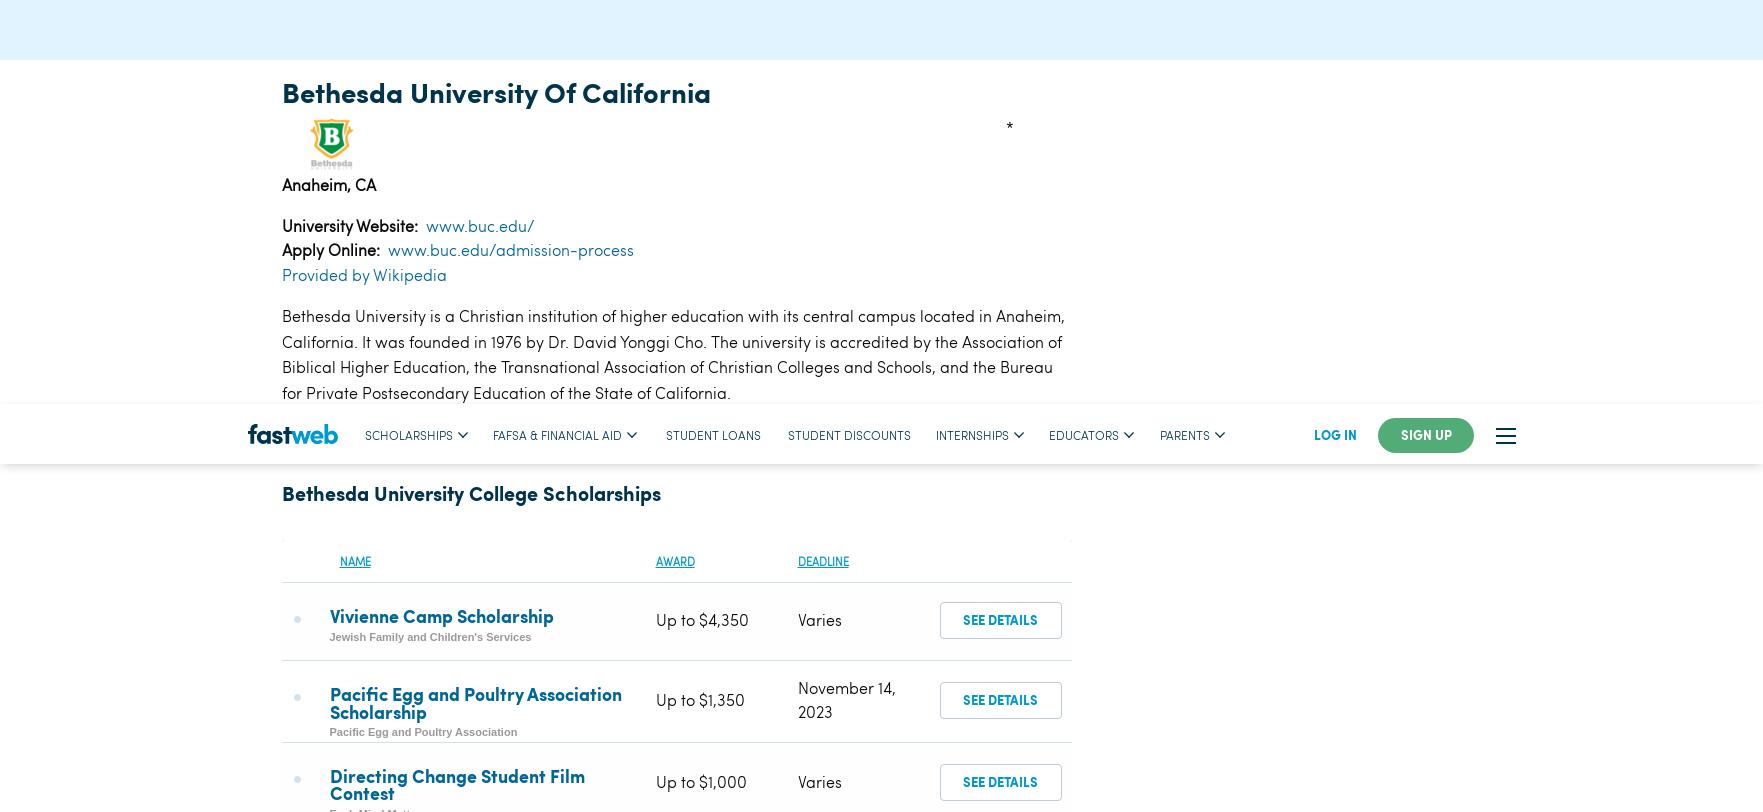 Image resolution: width=1763 pixels, height=812 pixels. What do you see at coordinates (436, 655) in the screenshot?
I see `'California Department of Veterans Affairs'` at bounding box center [436, 655].